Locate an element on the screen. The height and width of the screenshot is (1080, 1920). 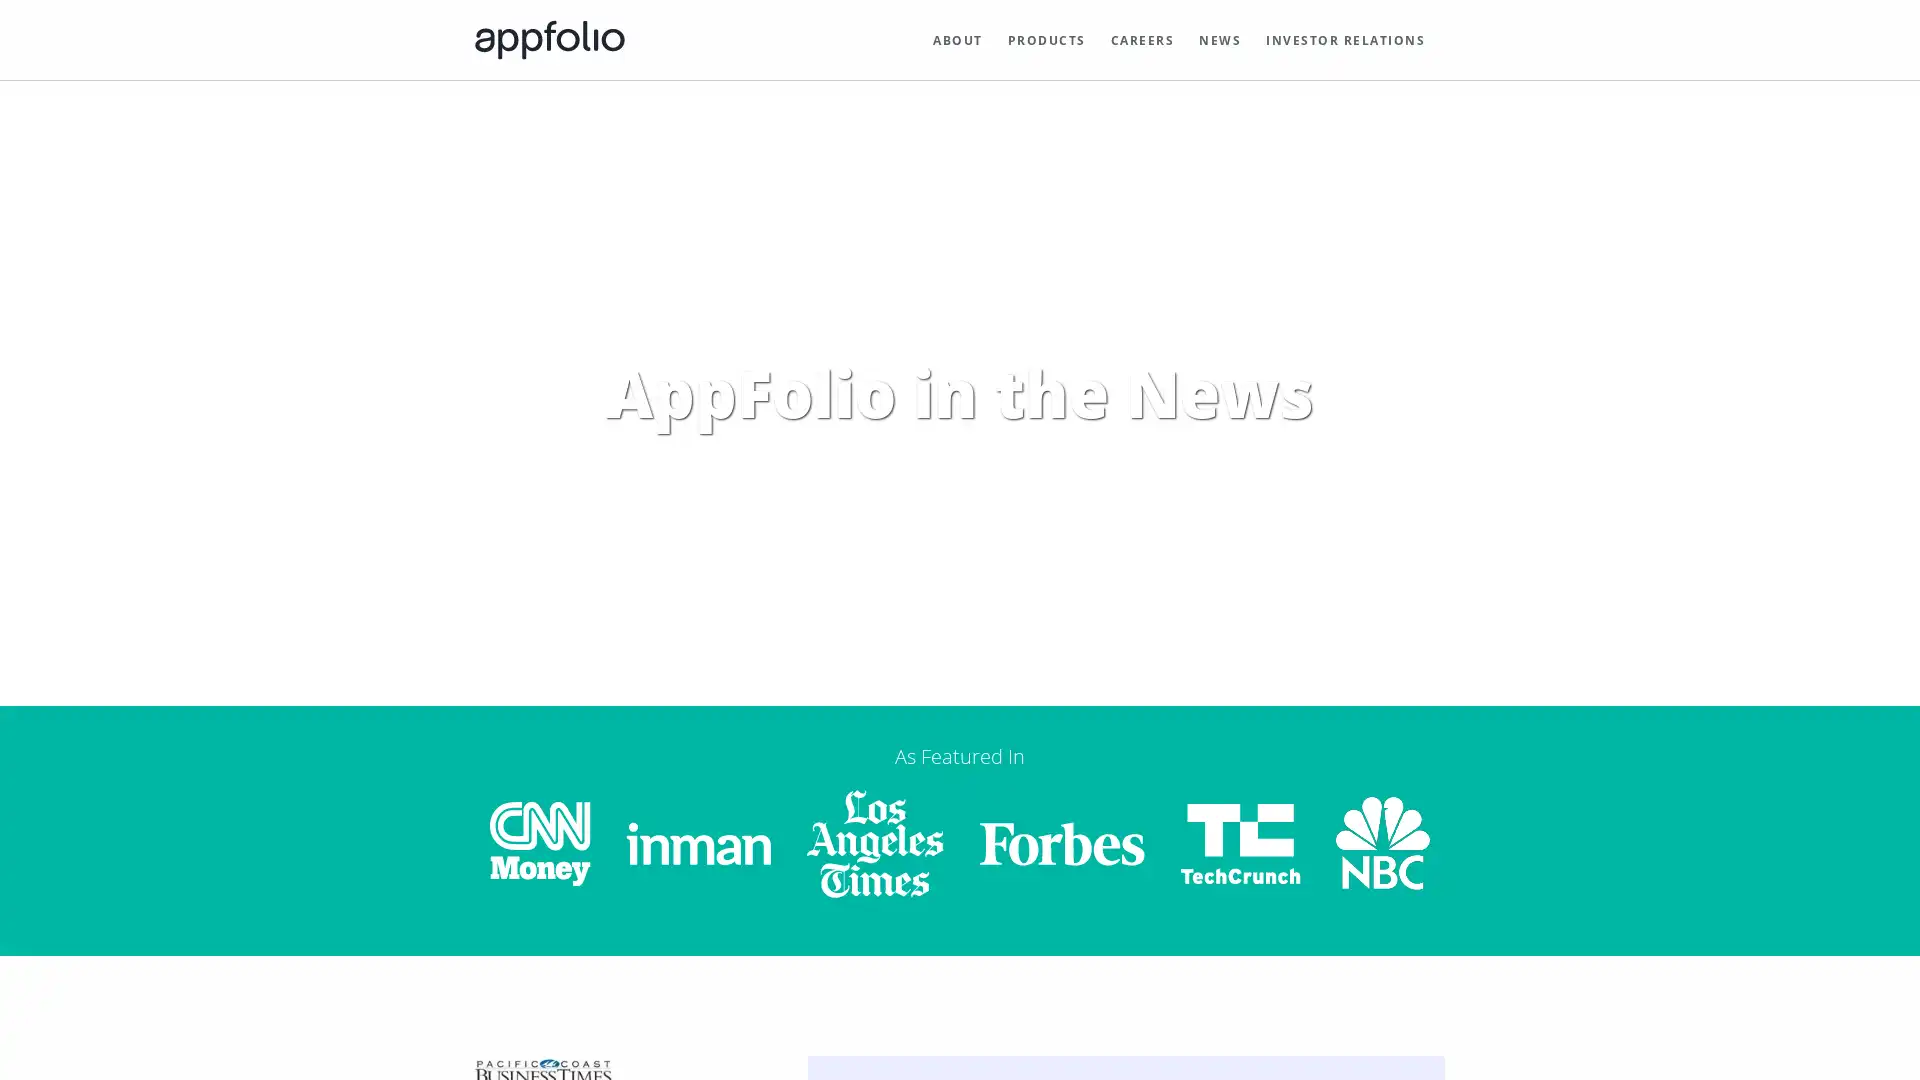
learn more about cookies is located at coordinates (622, 1054).